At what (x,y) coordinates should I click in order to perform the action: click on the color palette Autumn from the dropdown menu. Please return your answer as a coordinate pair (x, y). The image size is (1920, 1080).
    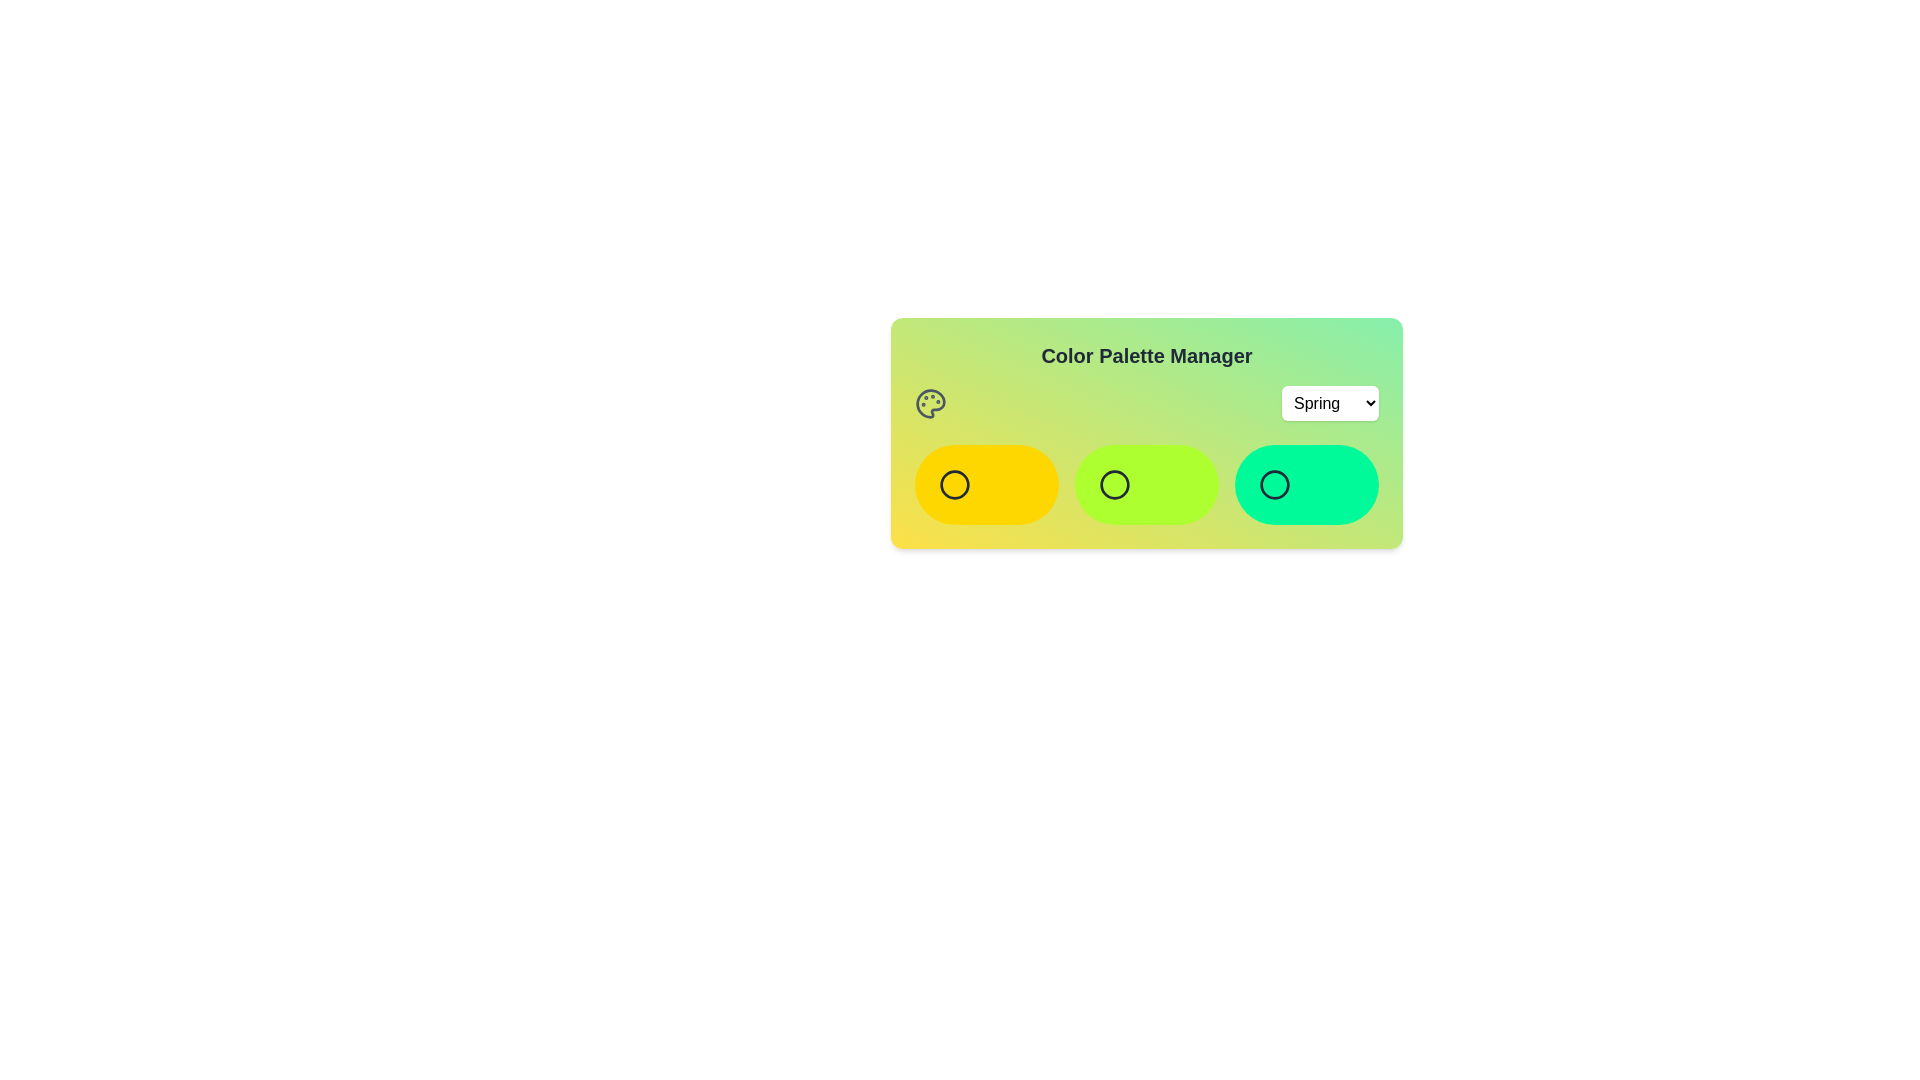
    Looking at the image, I should click on (1330, 403).